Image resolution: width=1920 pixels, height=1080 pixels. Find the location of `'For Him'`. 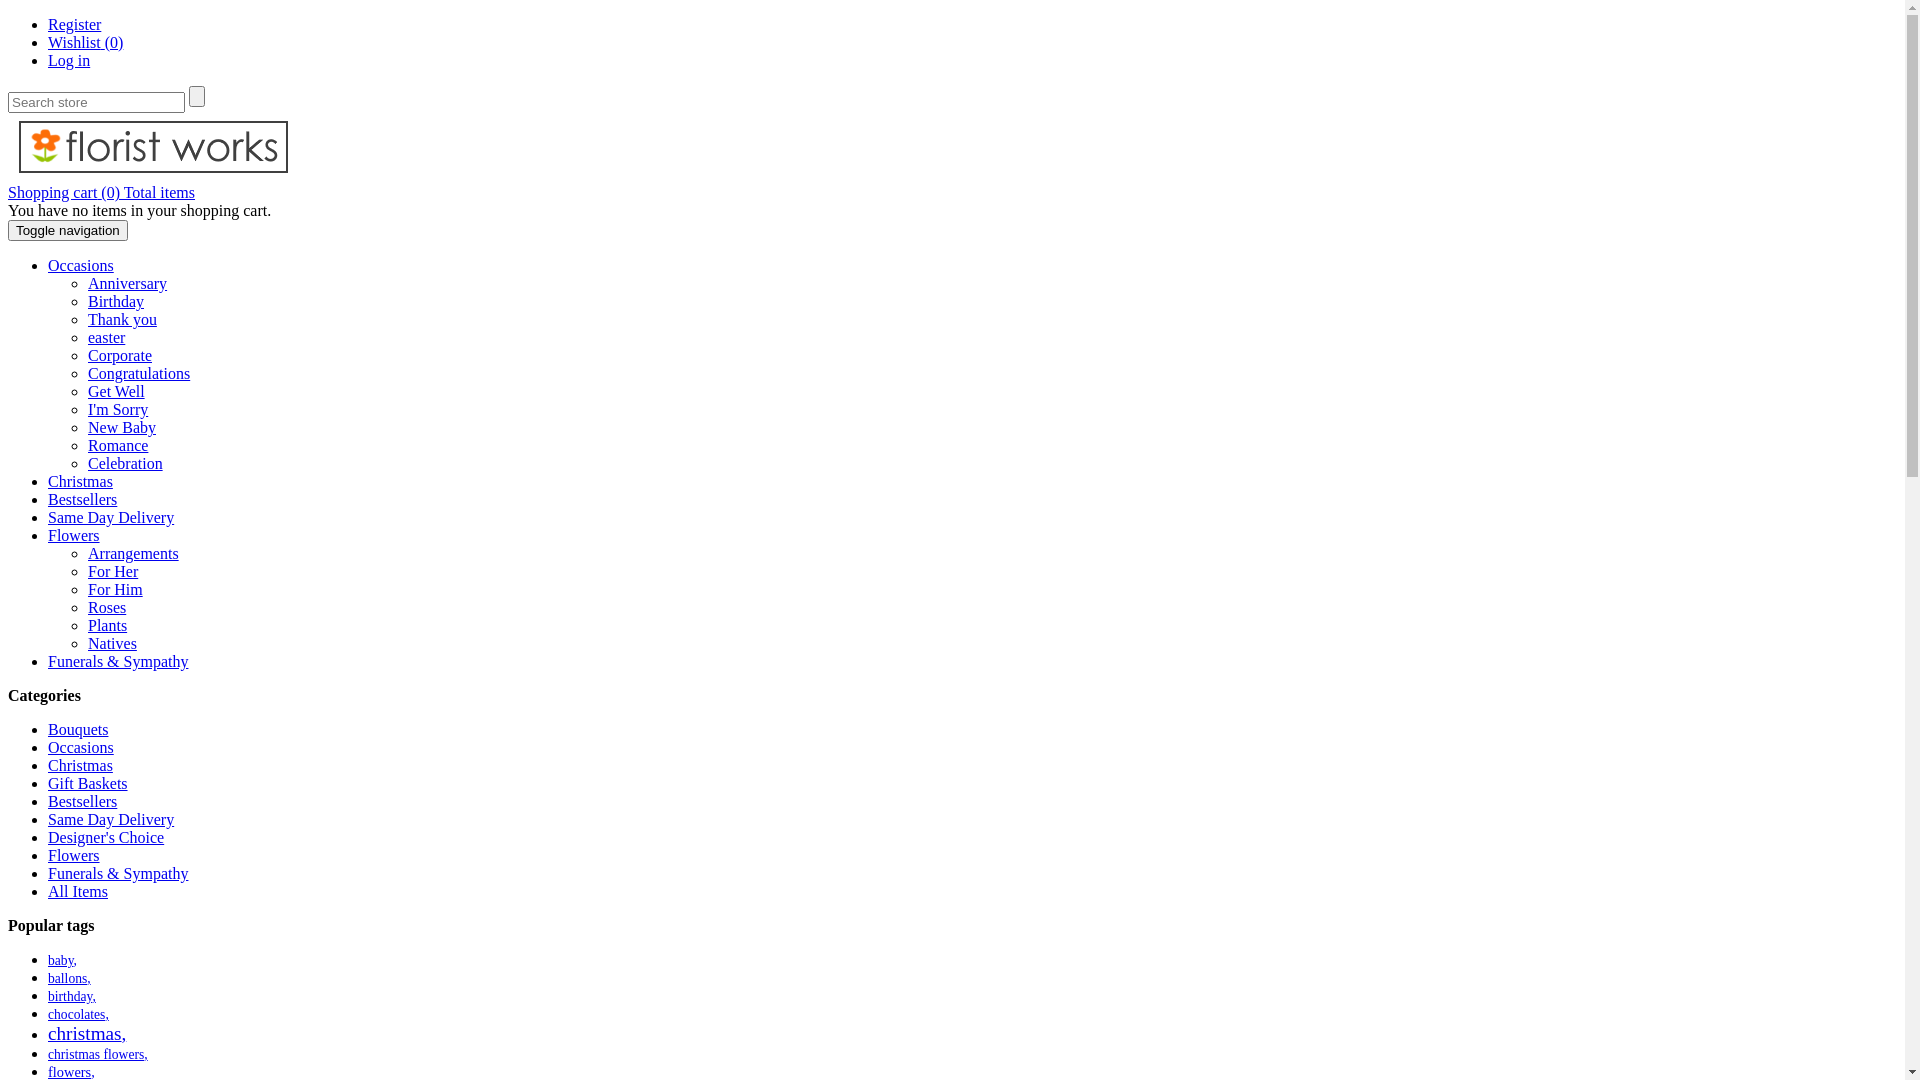

'For Him' is located at coordinates (86, 588).